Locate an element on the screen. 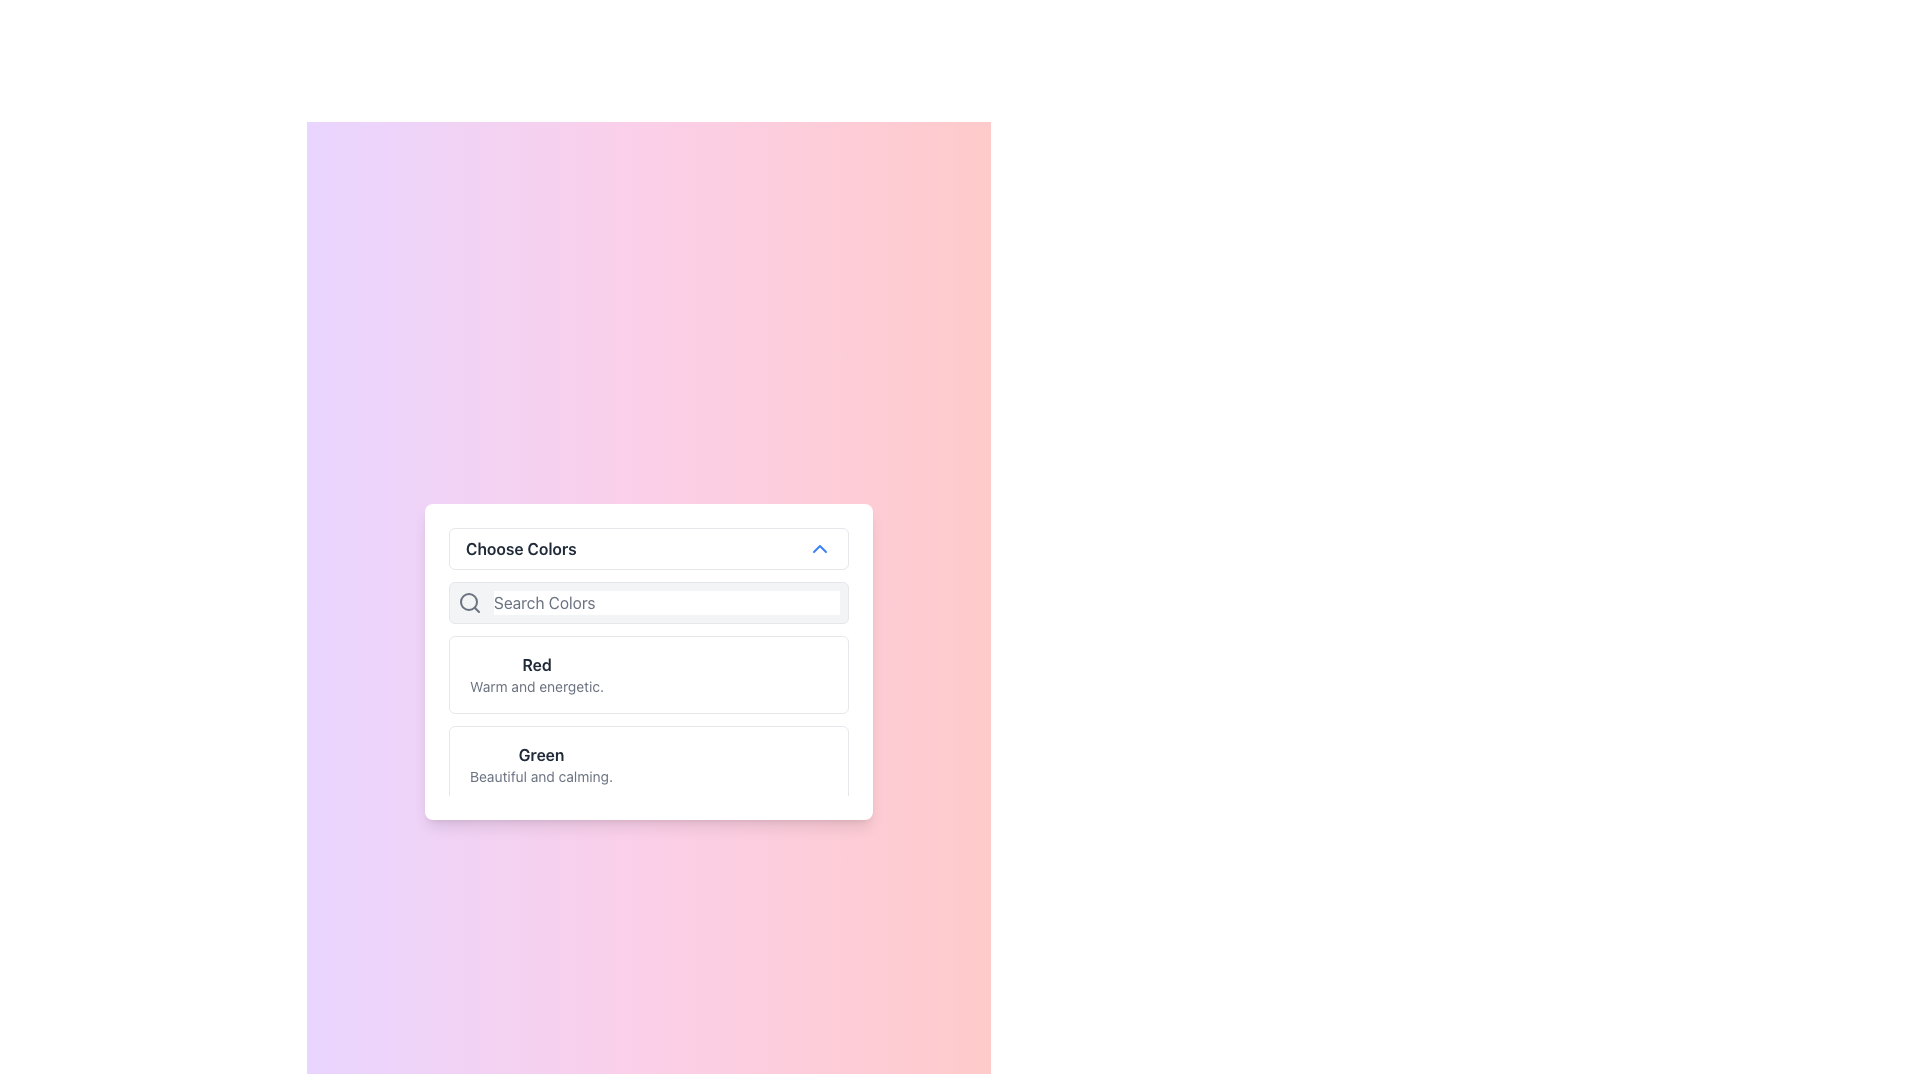 This screenshot has width=1920, height=1080. the descriptive subtitle text located below the 'Green' title is located at coordinates (541, 775).